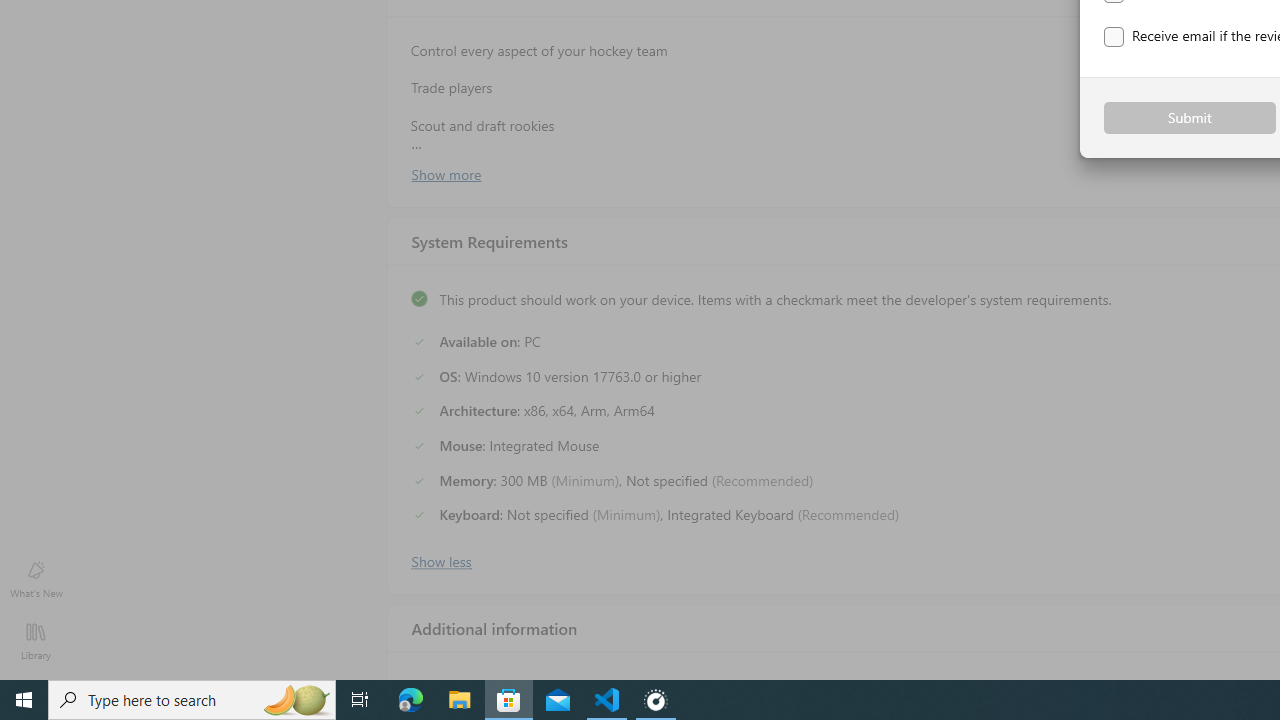 This screenshot has width=1280, height=720. Describe the element at coordinates (444, 172) in the screenshot. I see `'Show more'` at that location.